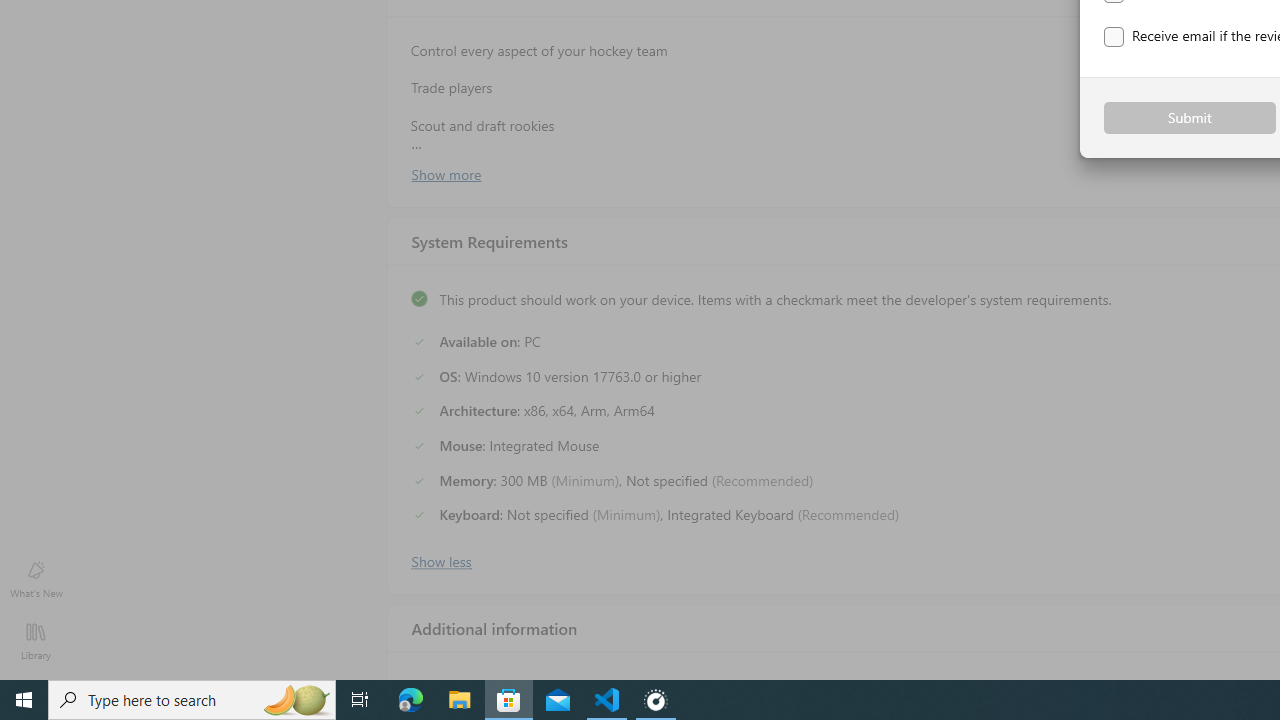 This screenshot has width=1280, height=720. Describe the element at coordinates (444, 172) in the screenshot. I see `'Show more'` at that location.